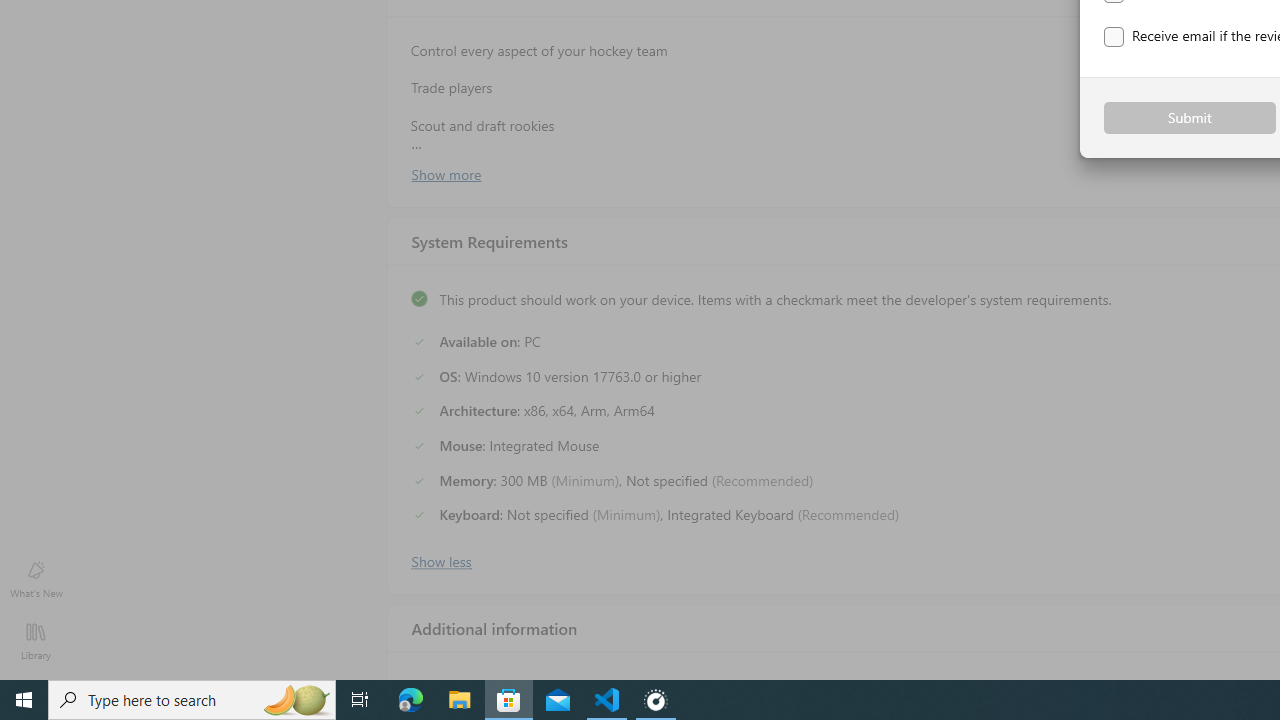 This screenshot has width=1280, height=720. Describe the element at coordinates (444, 172) in the screenshot. I see `'Show more'` at that location.